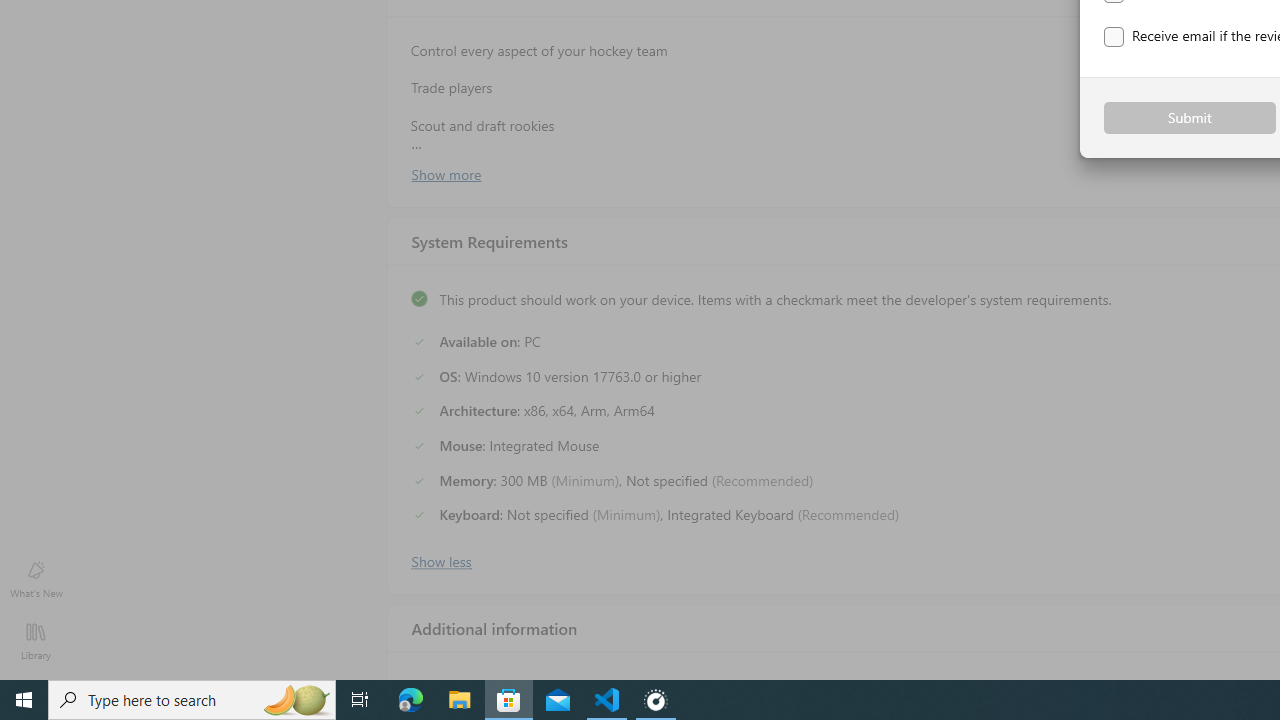 This screenshot has width=1280, height=720. Describe the element at coordinates (444, 172) in the screenshot. I see `'Show more'` at that location.